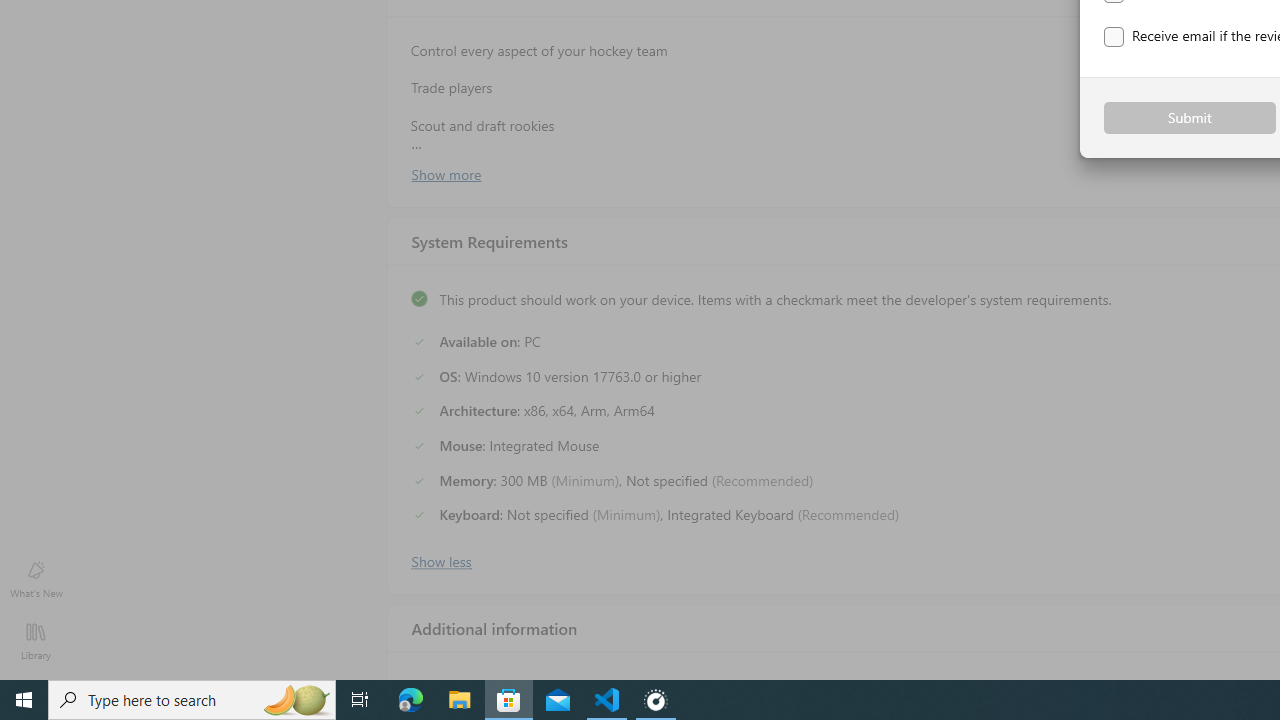 This screenshot has width=1280, height=720. Describe the element at coordinates (444, 172) in the screenshot. I see `'Show more'` at that location.